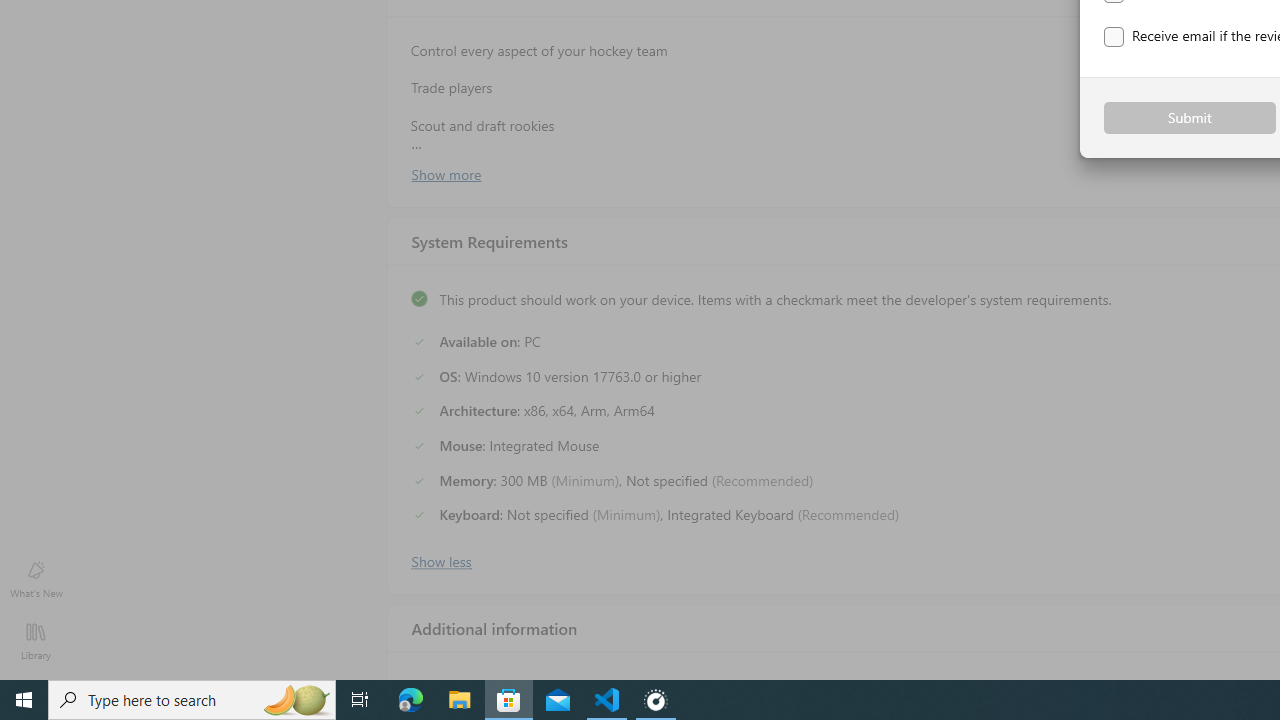 This screenshot has width=1280, height=720. Describe the element at coordinates (444, 172) in the screenshot. I see `'Show more'` at that location.